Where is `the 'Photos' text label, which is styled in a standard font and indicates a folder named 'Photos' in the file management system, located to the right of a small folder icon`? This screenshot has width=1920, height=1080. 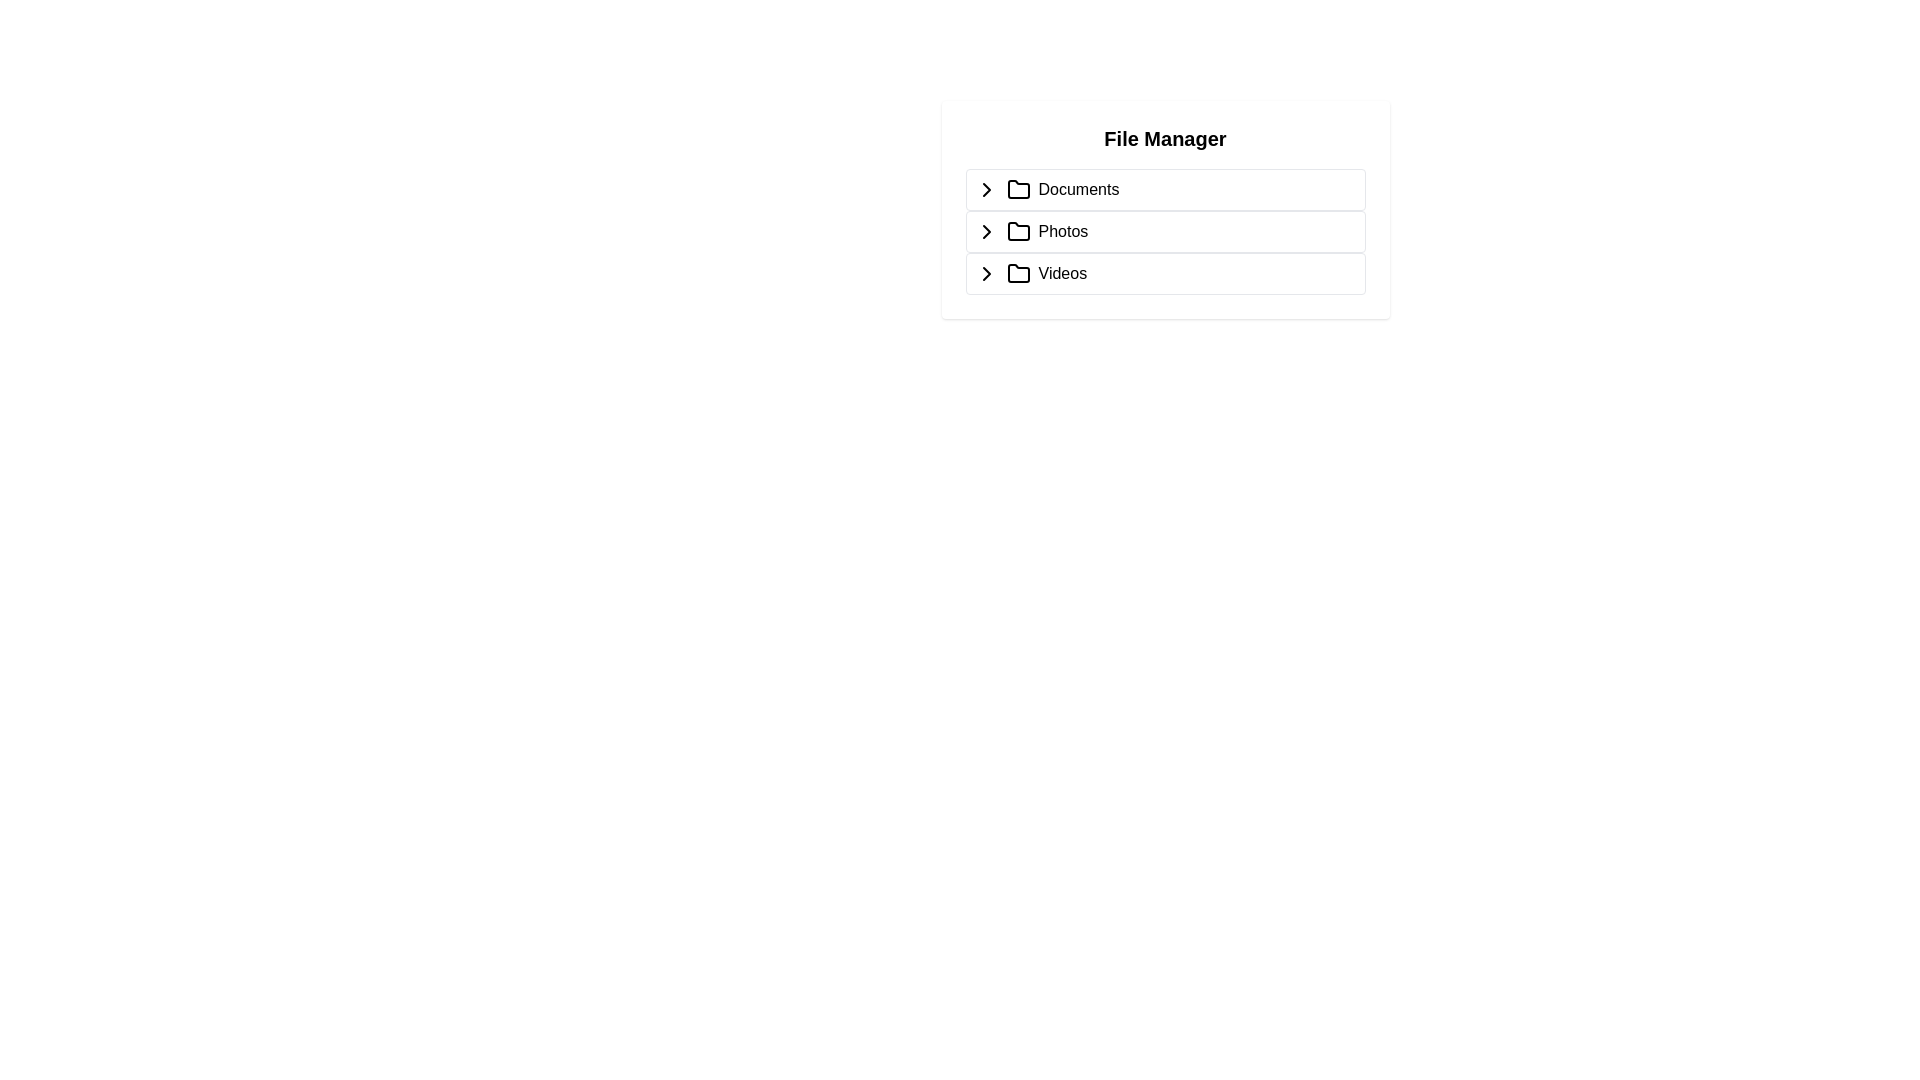
the 'Photos' text label, which is styled in a standard font and indicates a folder named 'Photos' in the file management system, located to the right of a small folder icon is located at coordinates (1062, 230).